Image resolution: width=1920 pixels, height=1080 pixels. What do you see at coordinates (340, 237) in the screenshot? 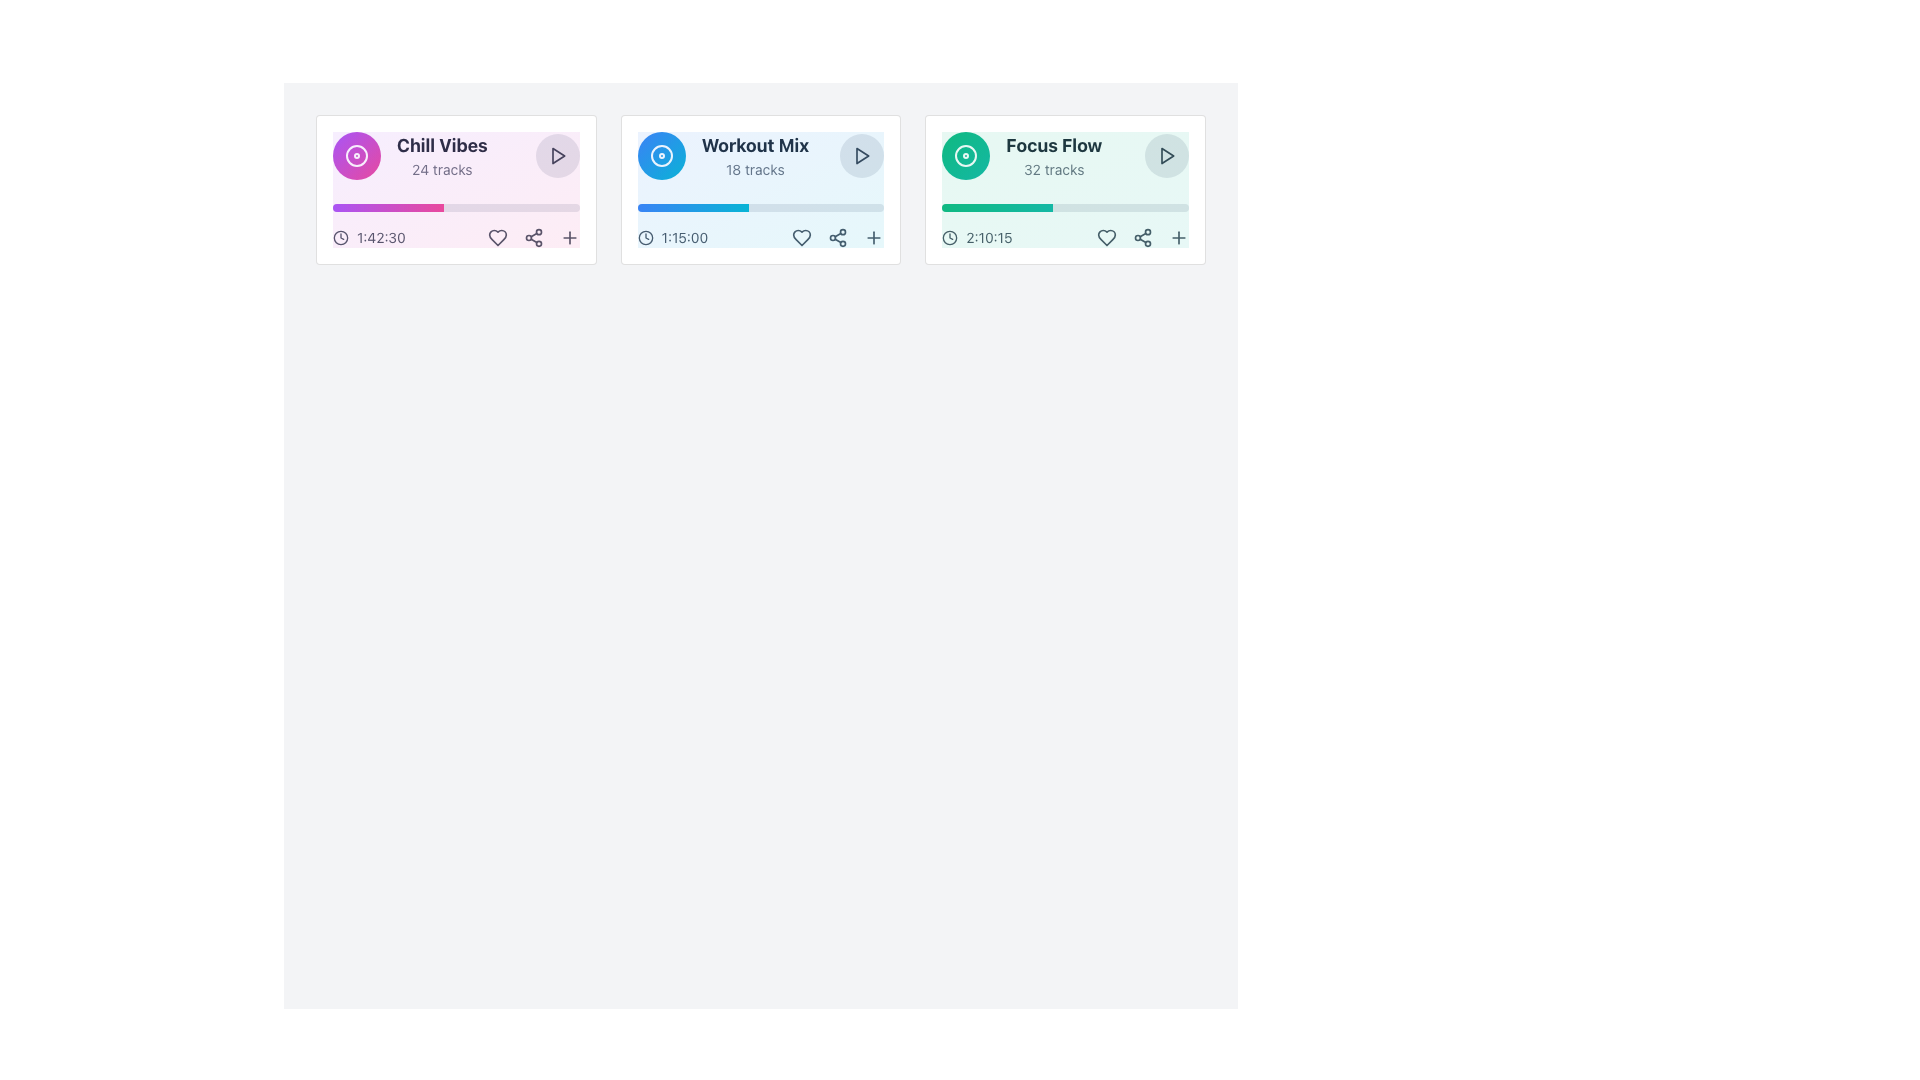
I see `the circular SVG graphic representing a clock located in the top left card titled 'Chill Vibes' in the main interface` at bounding box center [340, 237].